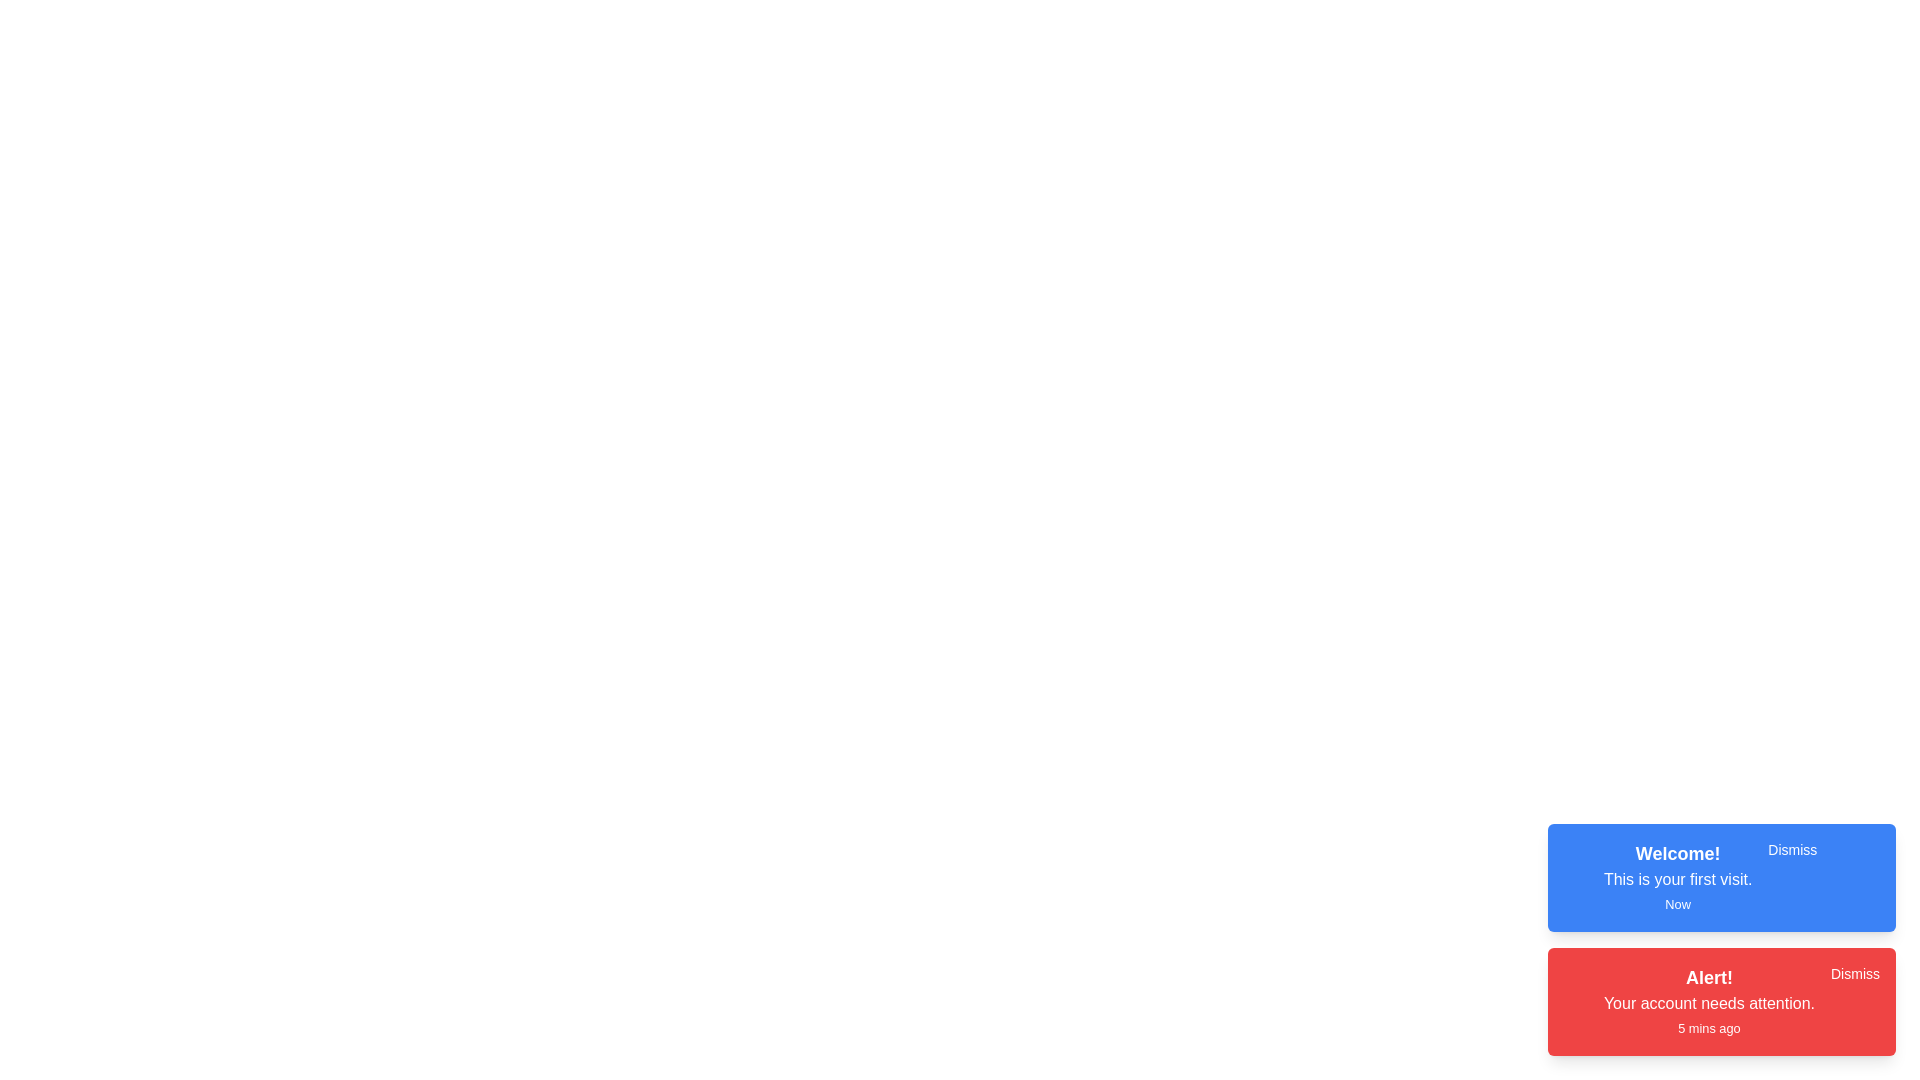  What do you see at coordinates (1854, 973) in the screenshot?
I see `the 'Dismiss' button for the notification with title 'Alert!'` at bounding box center [1854, 973].